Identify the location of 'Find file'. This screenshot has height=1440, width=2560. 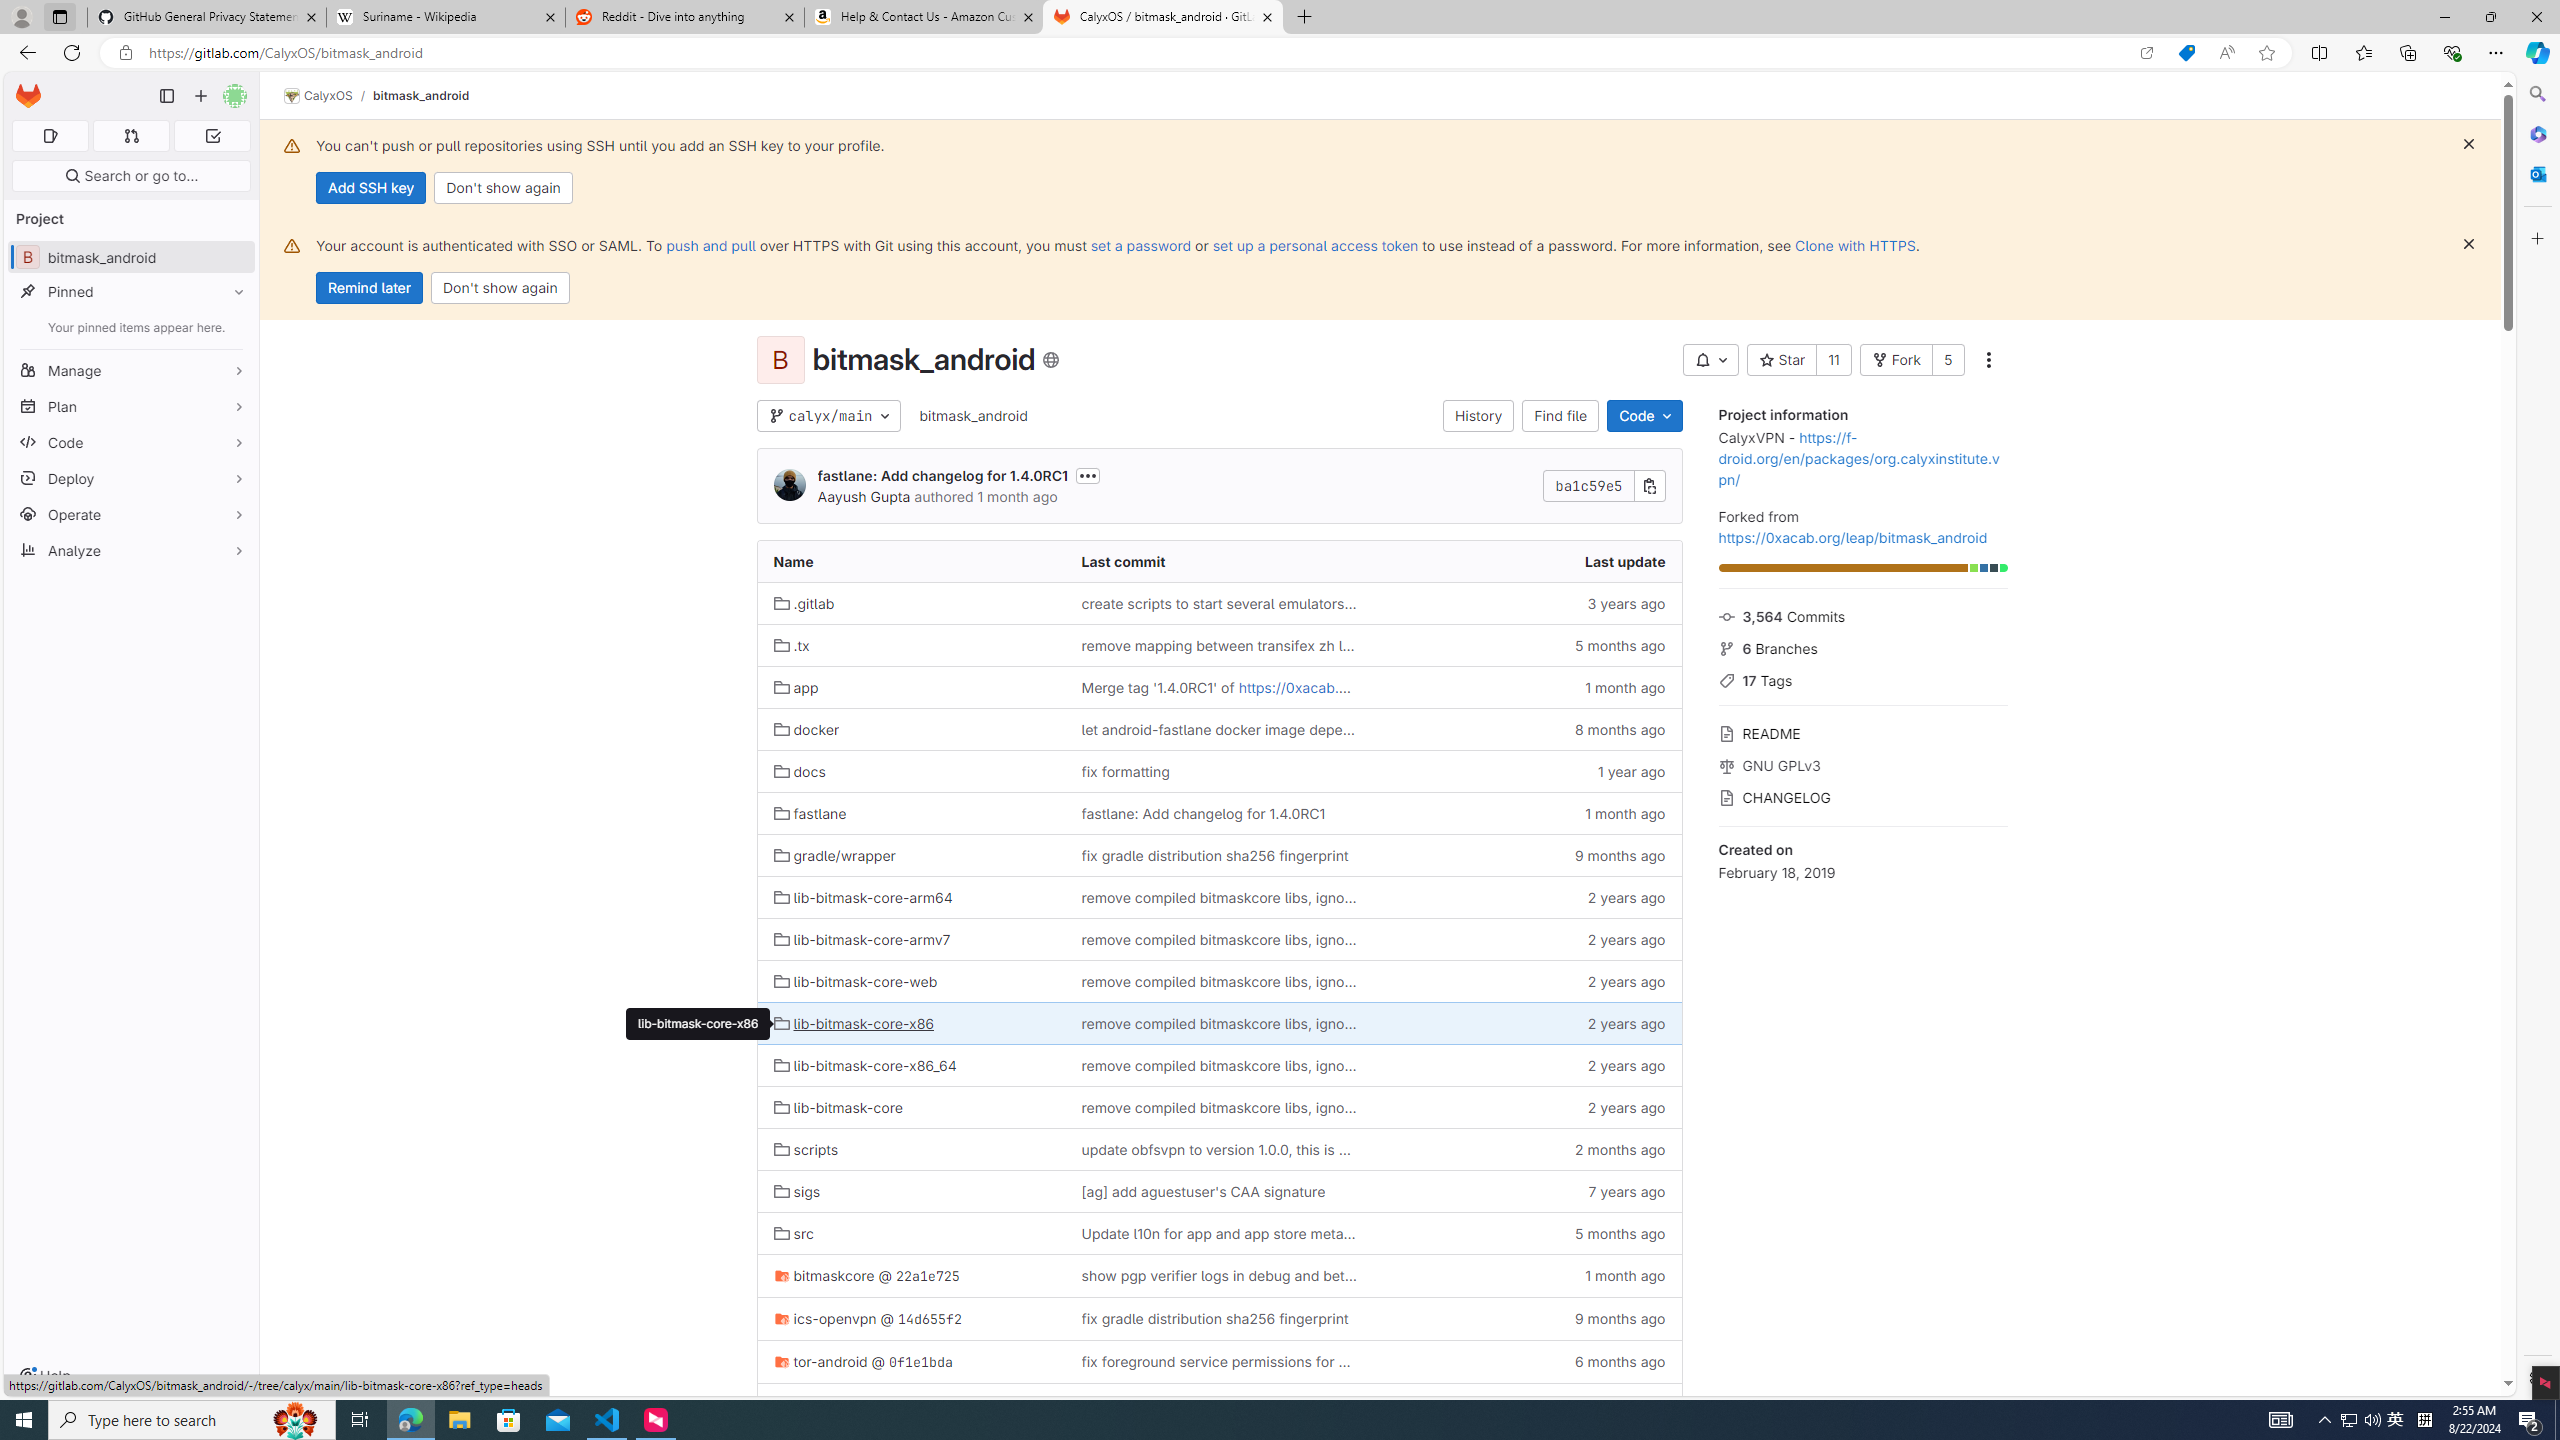
(1561, 415).